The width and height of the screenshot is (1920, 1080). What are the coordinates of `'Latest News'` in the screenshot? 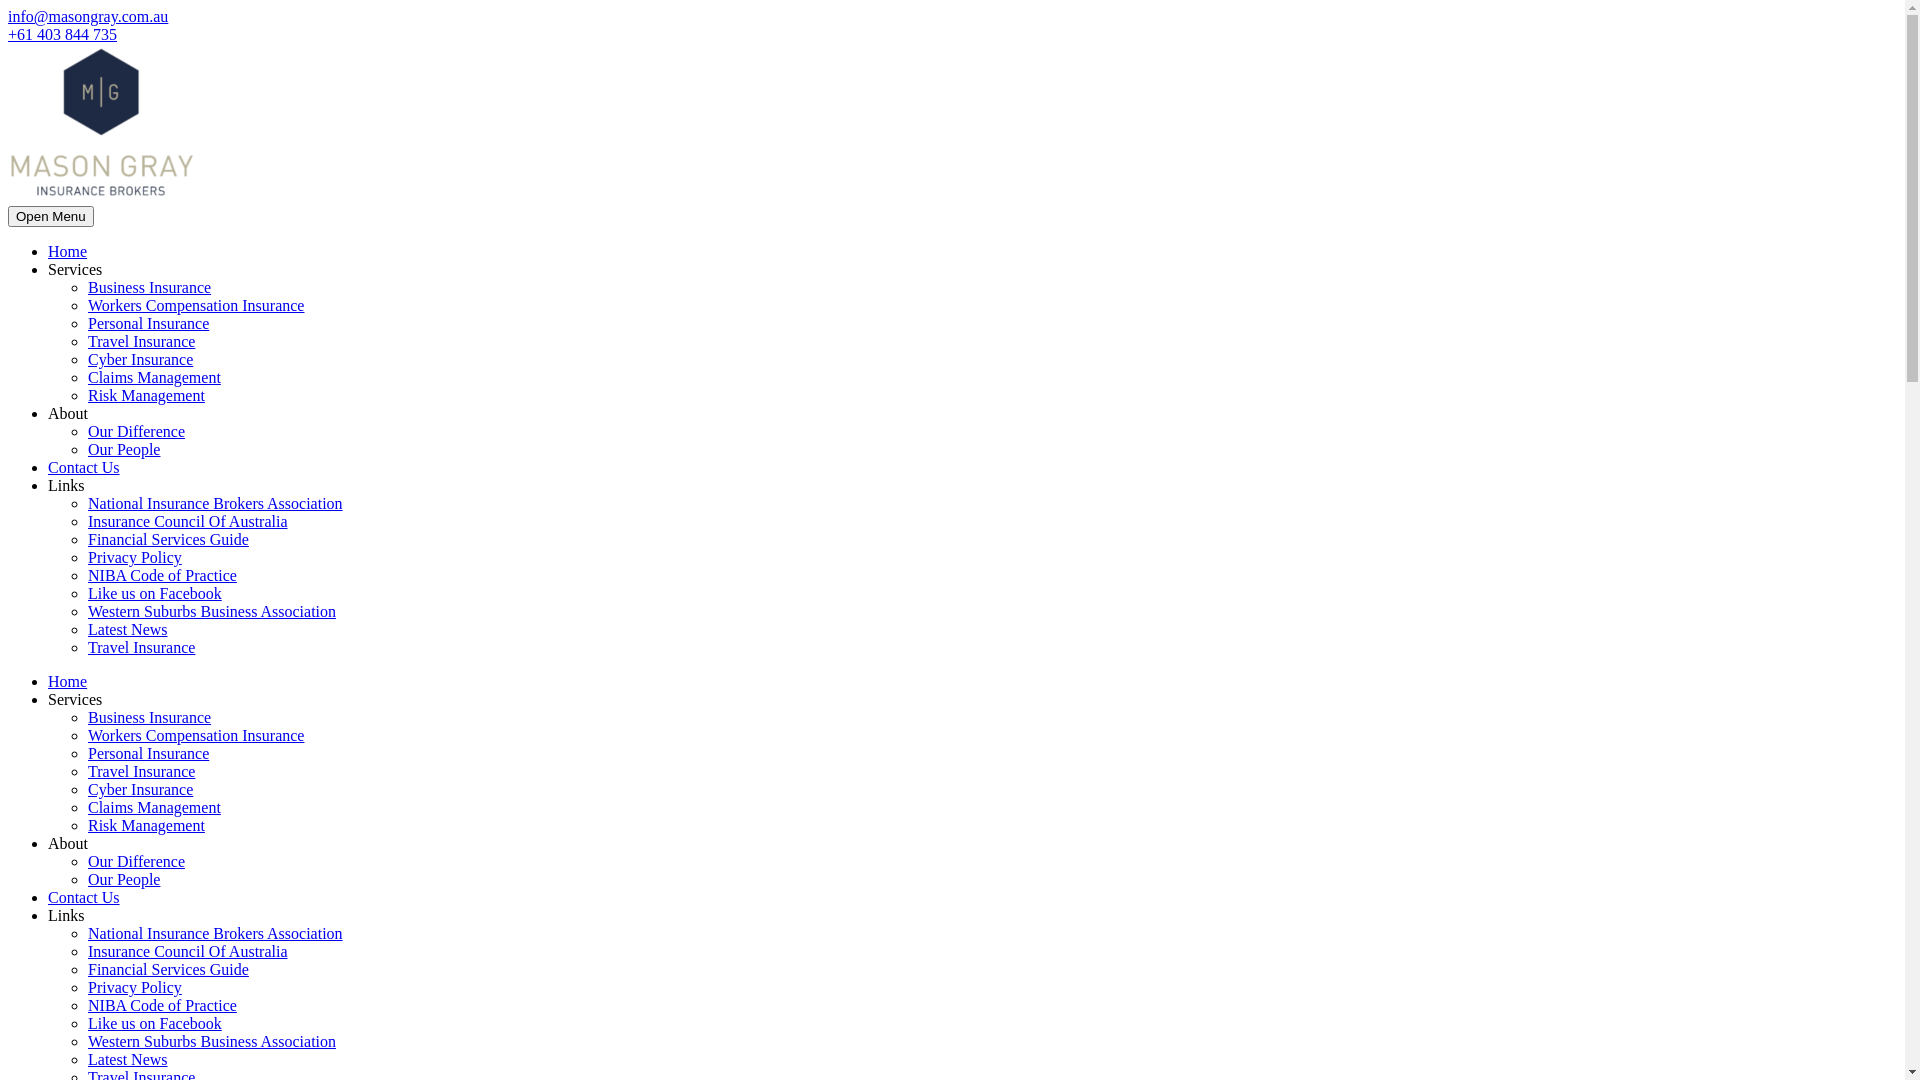 It's located at (127, 1058).